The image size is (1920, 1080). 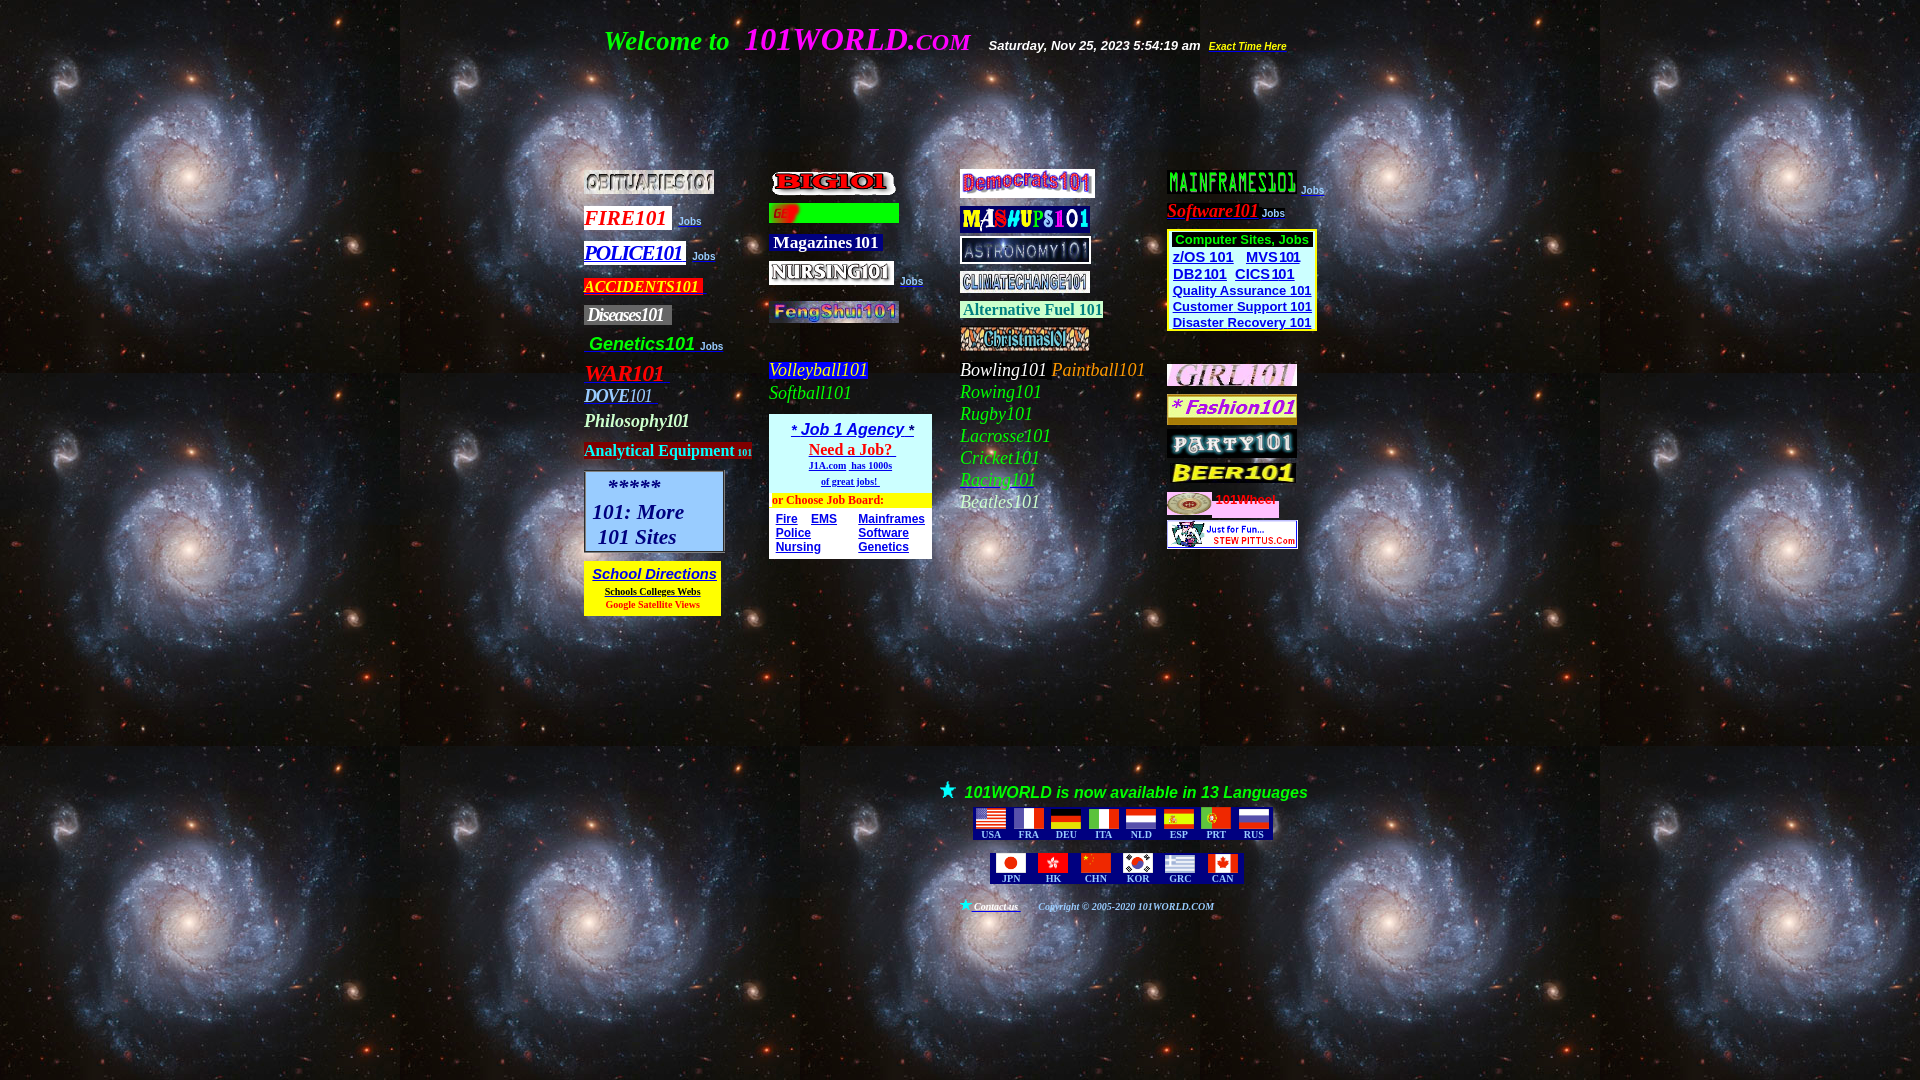 I want to click on 'DEU', so click(x=1065, y=833).